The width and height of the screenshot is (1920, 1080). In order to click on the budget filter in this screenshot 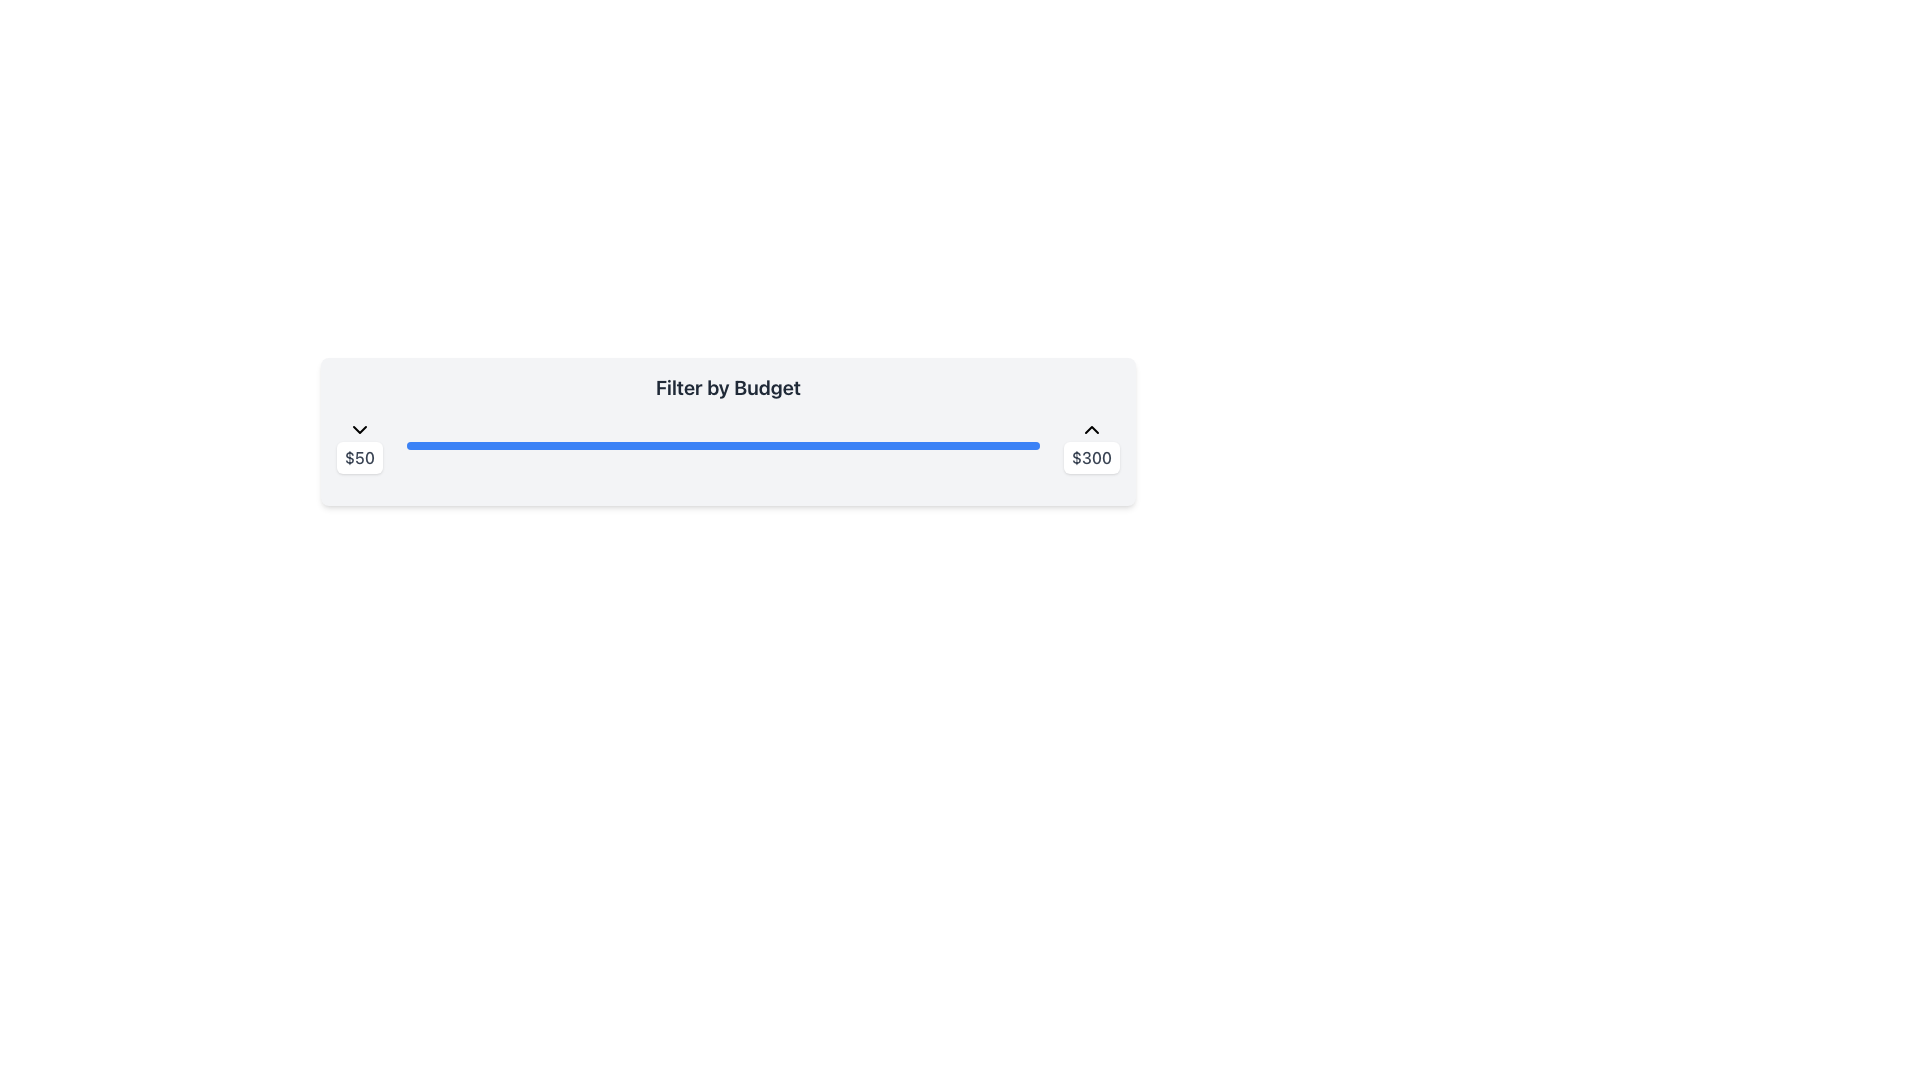, I will do `click(937, 445)`.